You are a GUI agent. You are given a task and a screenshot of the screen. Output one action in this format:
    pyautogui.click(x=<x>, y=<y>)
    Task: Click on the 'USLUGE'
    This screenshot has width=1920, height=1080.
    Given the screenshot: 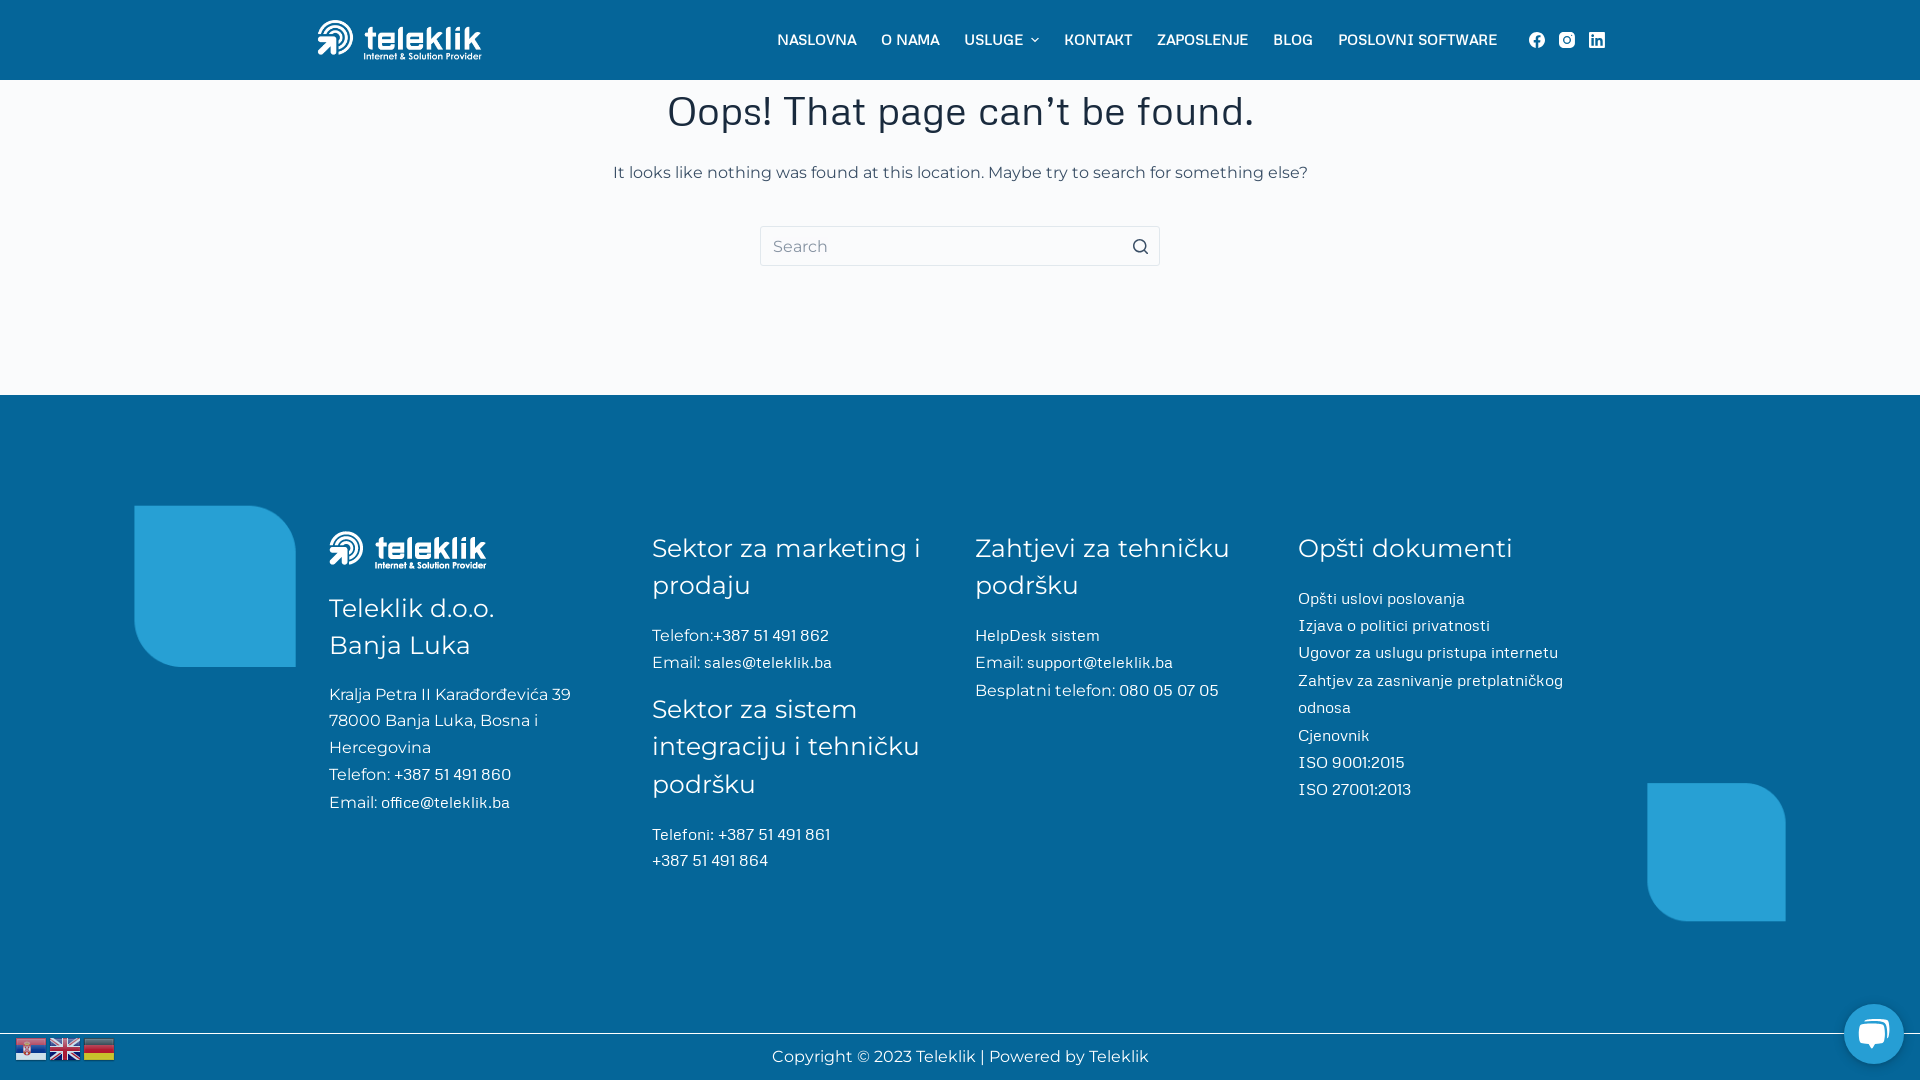 What is the action you would take?
    pyautogui.click(x=1001, y=39)
    